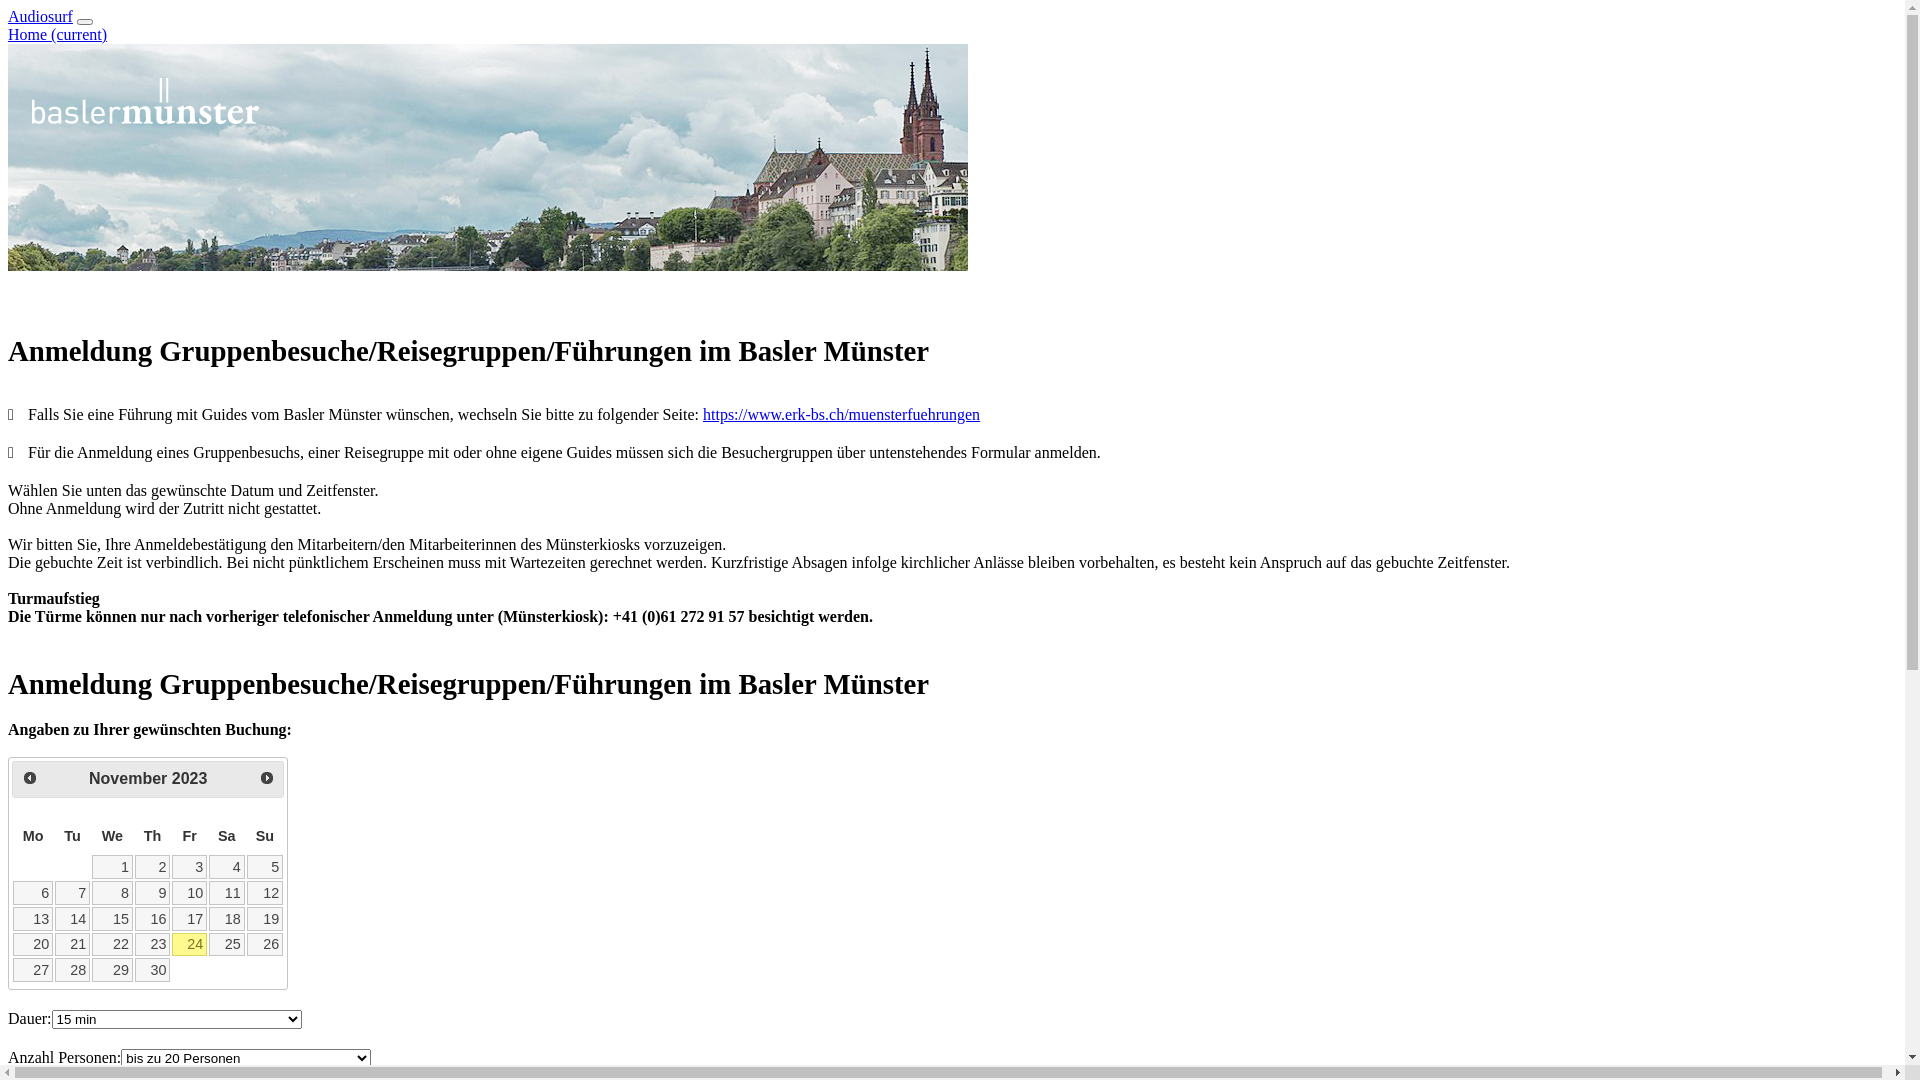  What do you see at coordinates (111, 866) in the screenshot?
I see `'1'` at bounding box center [111, 866].